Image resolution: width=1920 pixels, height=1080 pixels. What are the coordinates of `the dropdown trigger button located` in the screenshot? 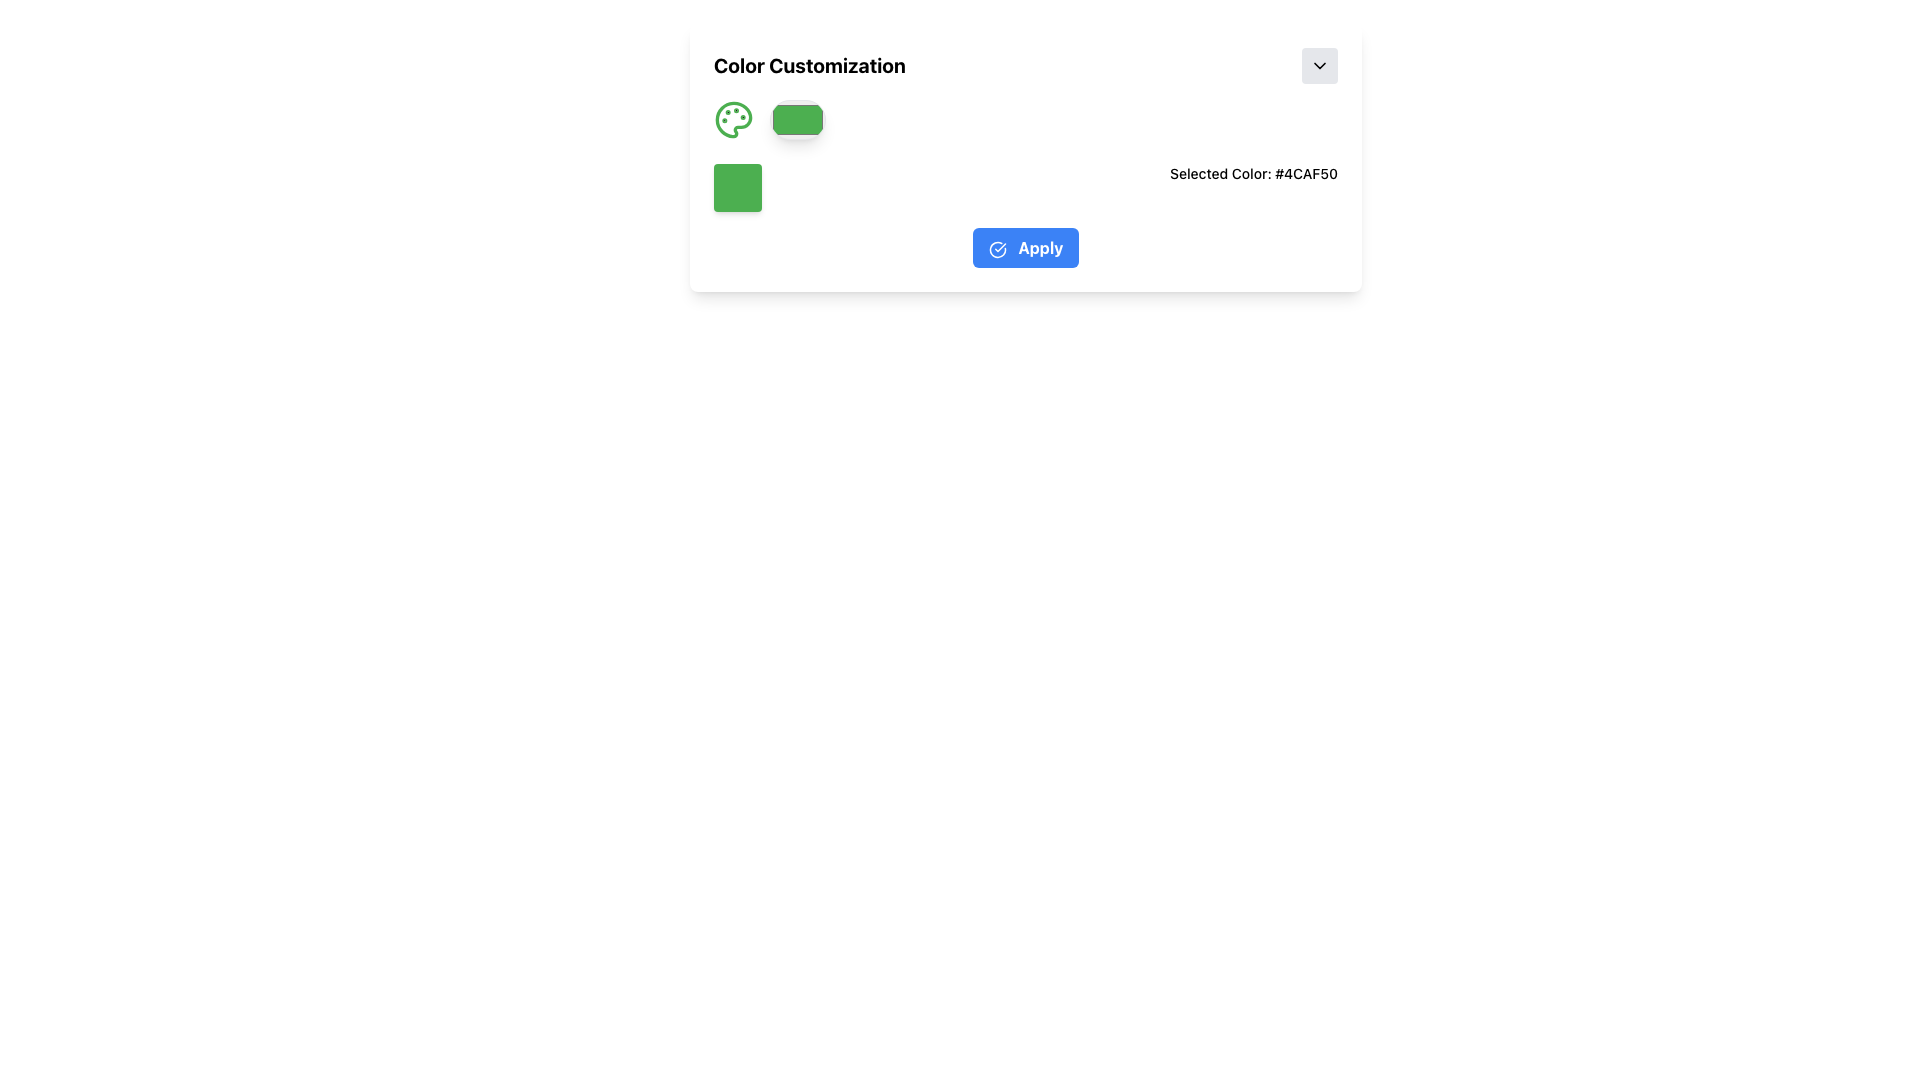 It's located at (1320, 64).